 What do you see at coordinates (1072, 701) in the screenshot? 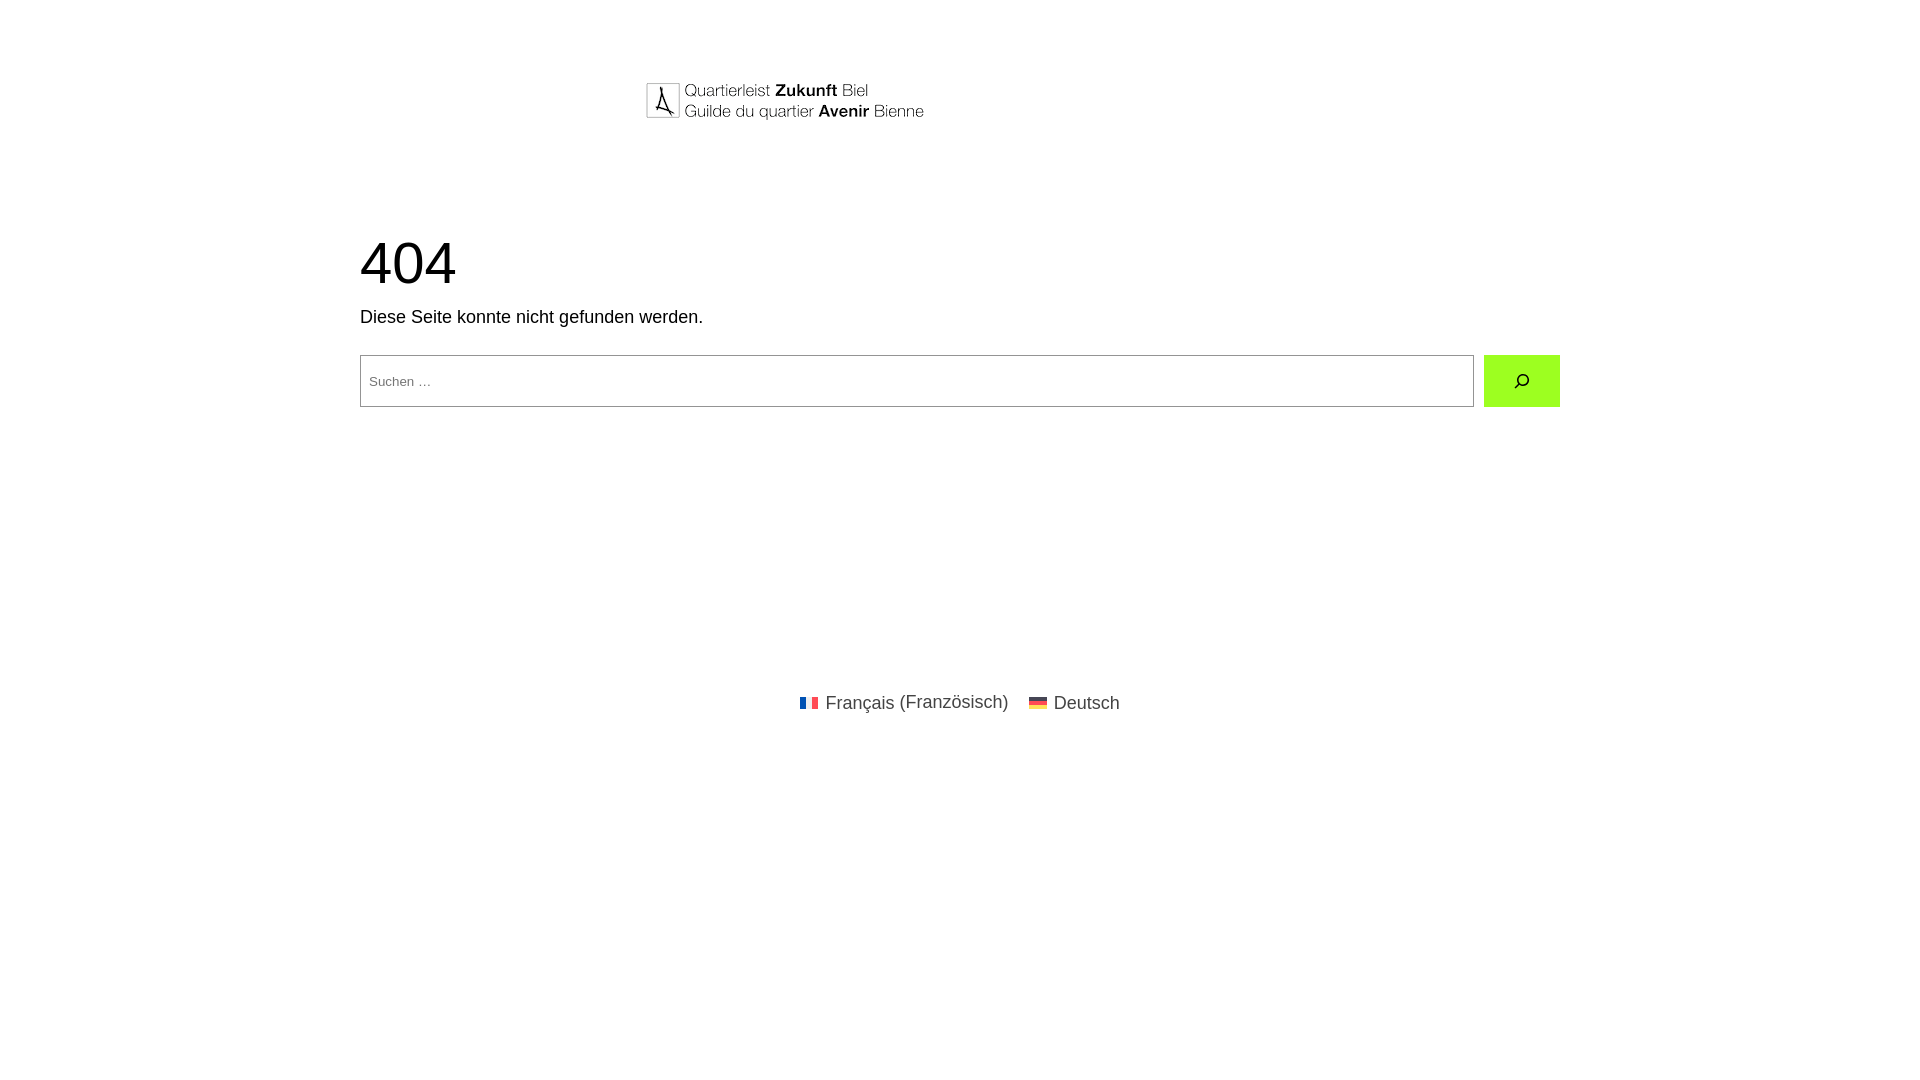
I see `'Deutsch'` at bounding box center [1072, 701].